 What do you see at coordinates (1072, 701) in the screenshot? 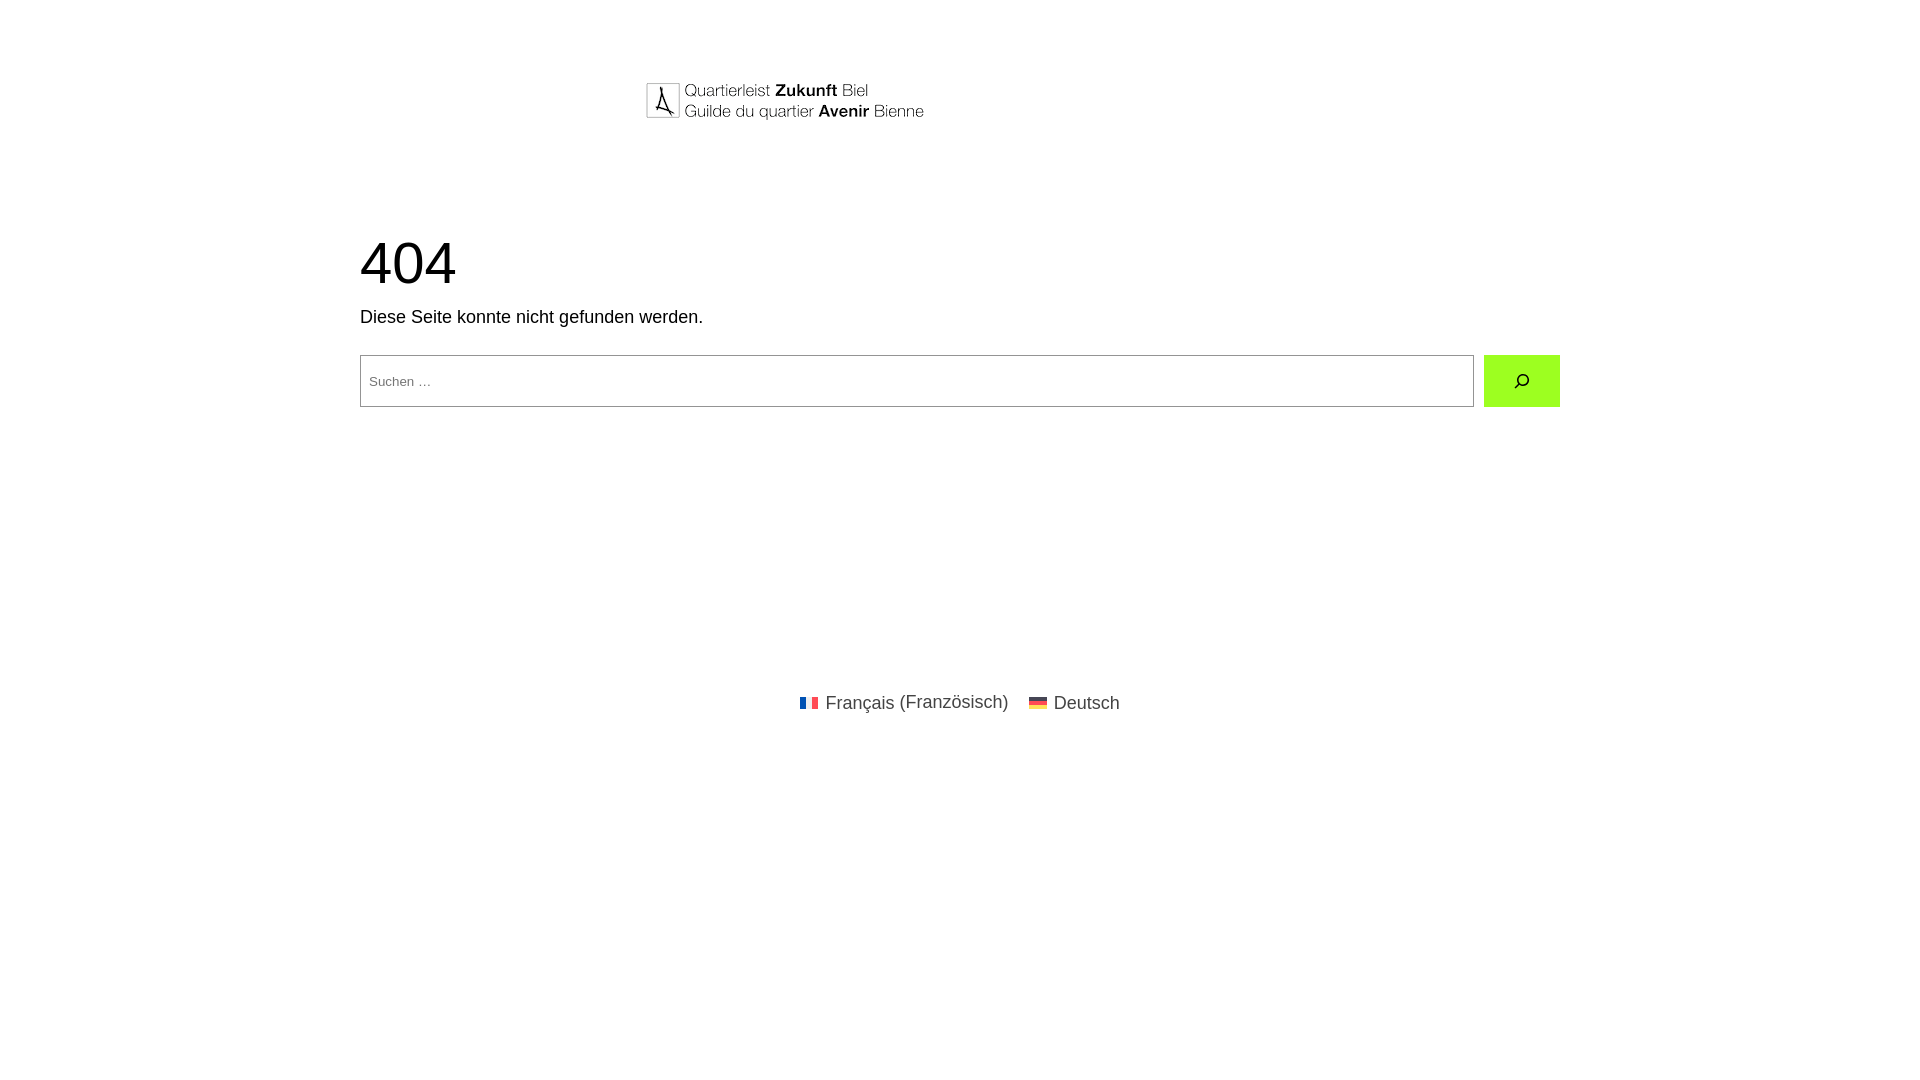
I see `'Deutsch'` at bounding box center [1072, 701].